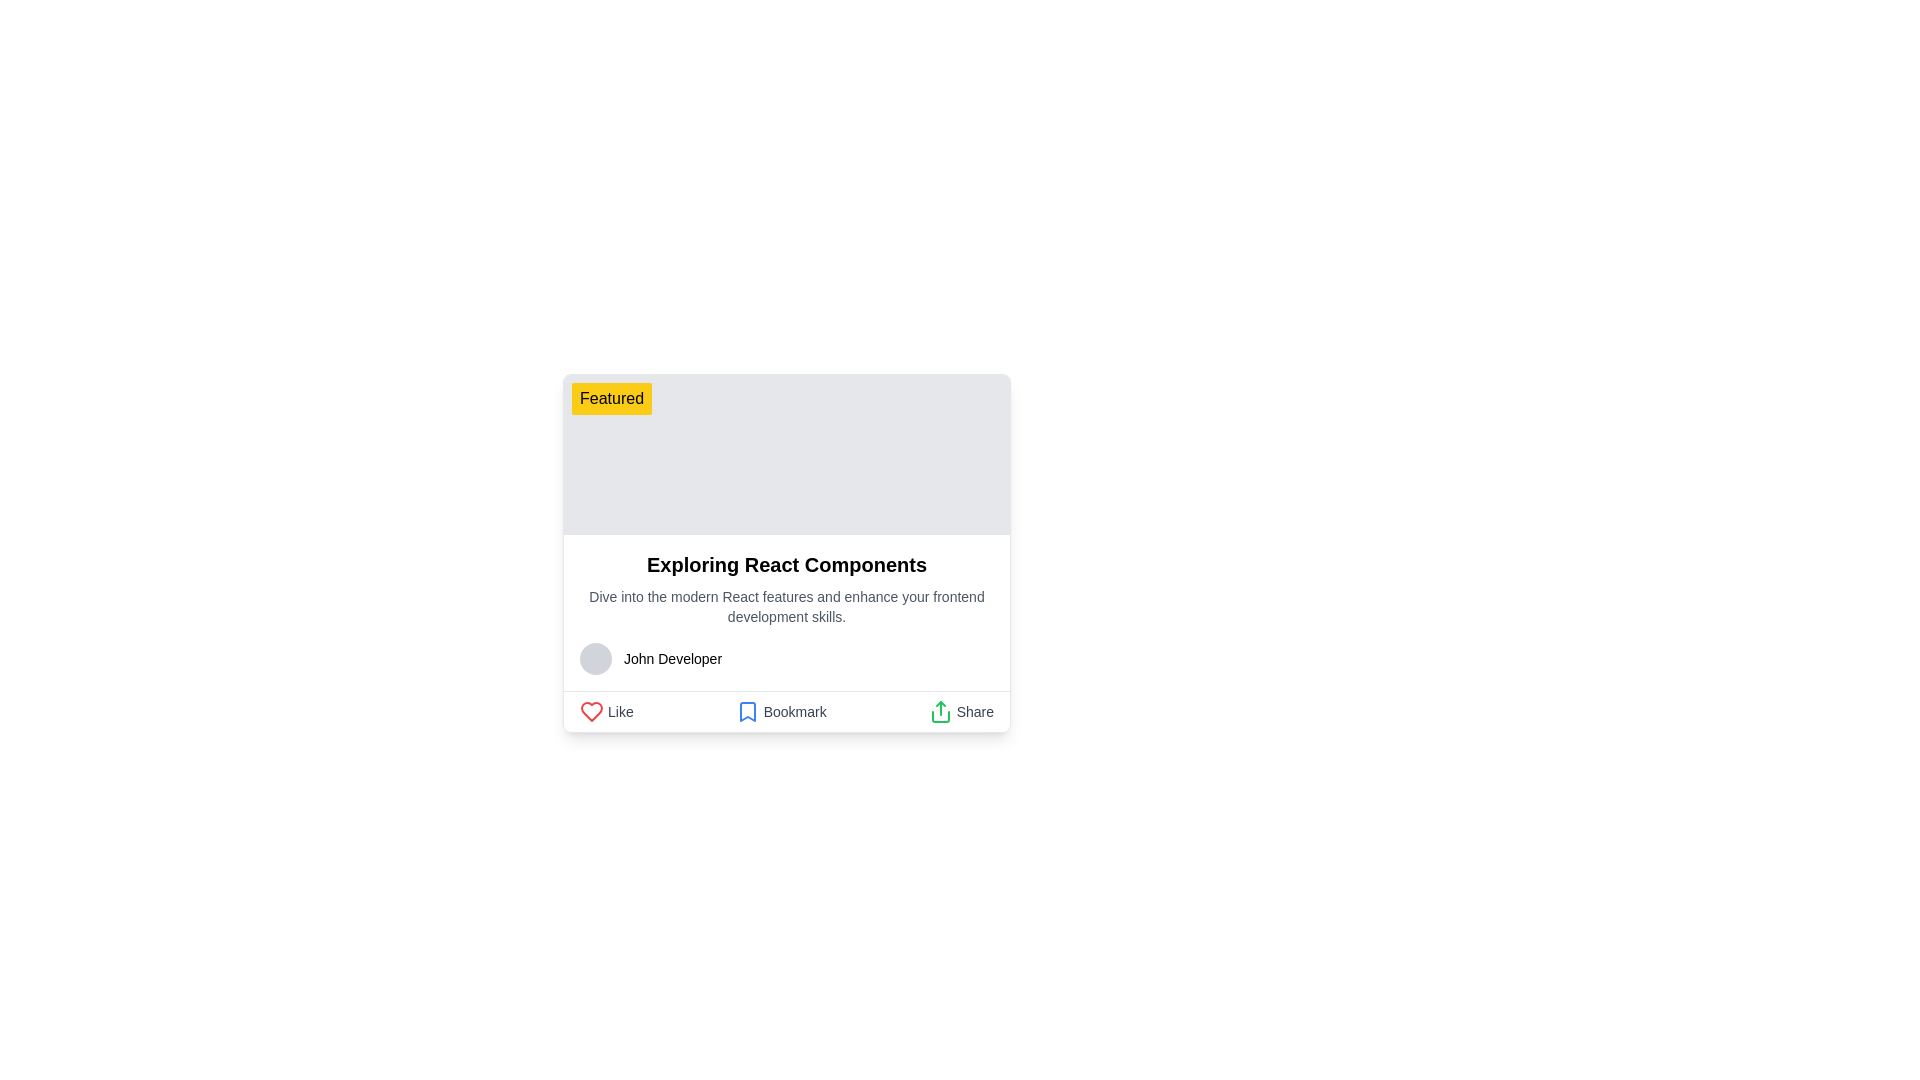 This screenshot has height=1080, width=1920. I want to click on the headline text element located at the beginning of its section, so click(786, 564).